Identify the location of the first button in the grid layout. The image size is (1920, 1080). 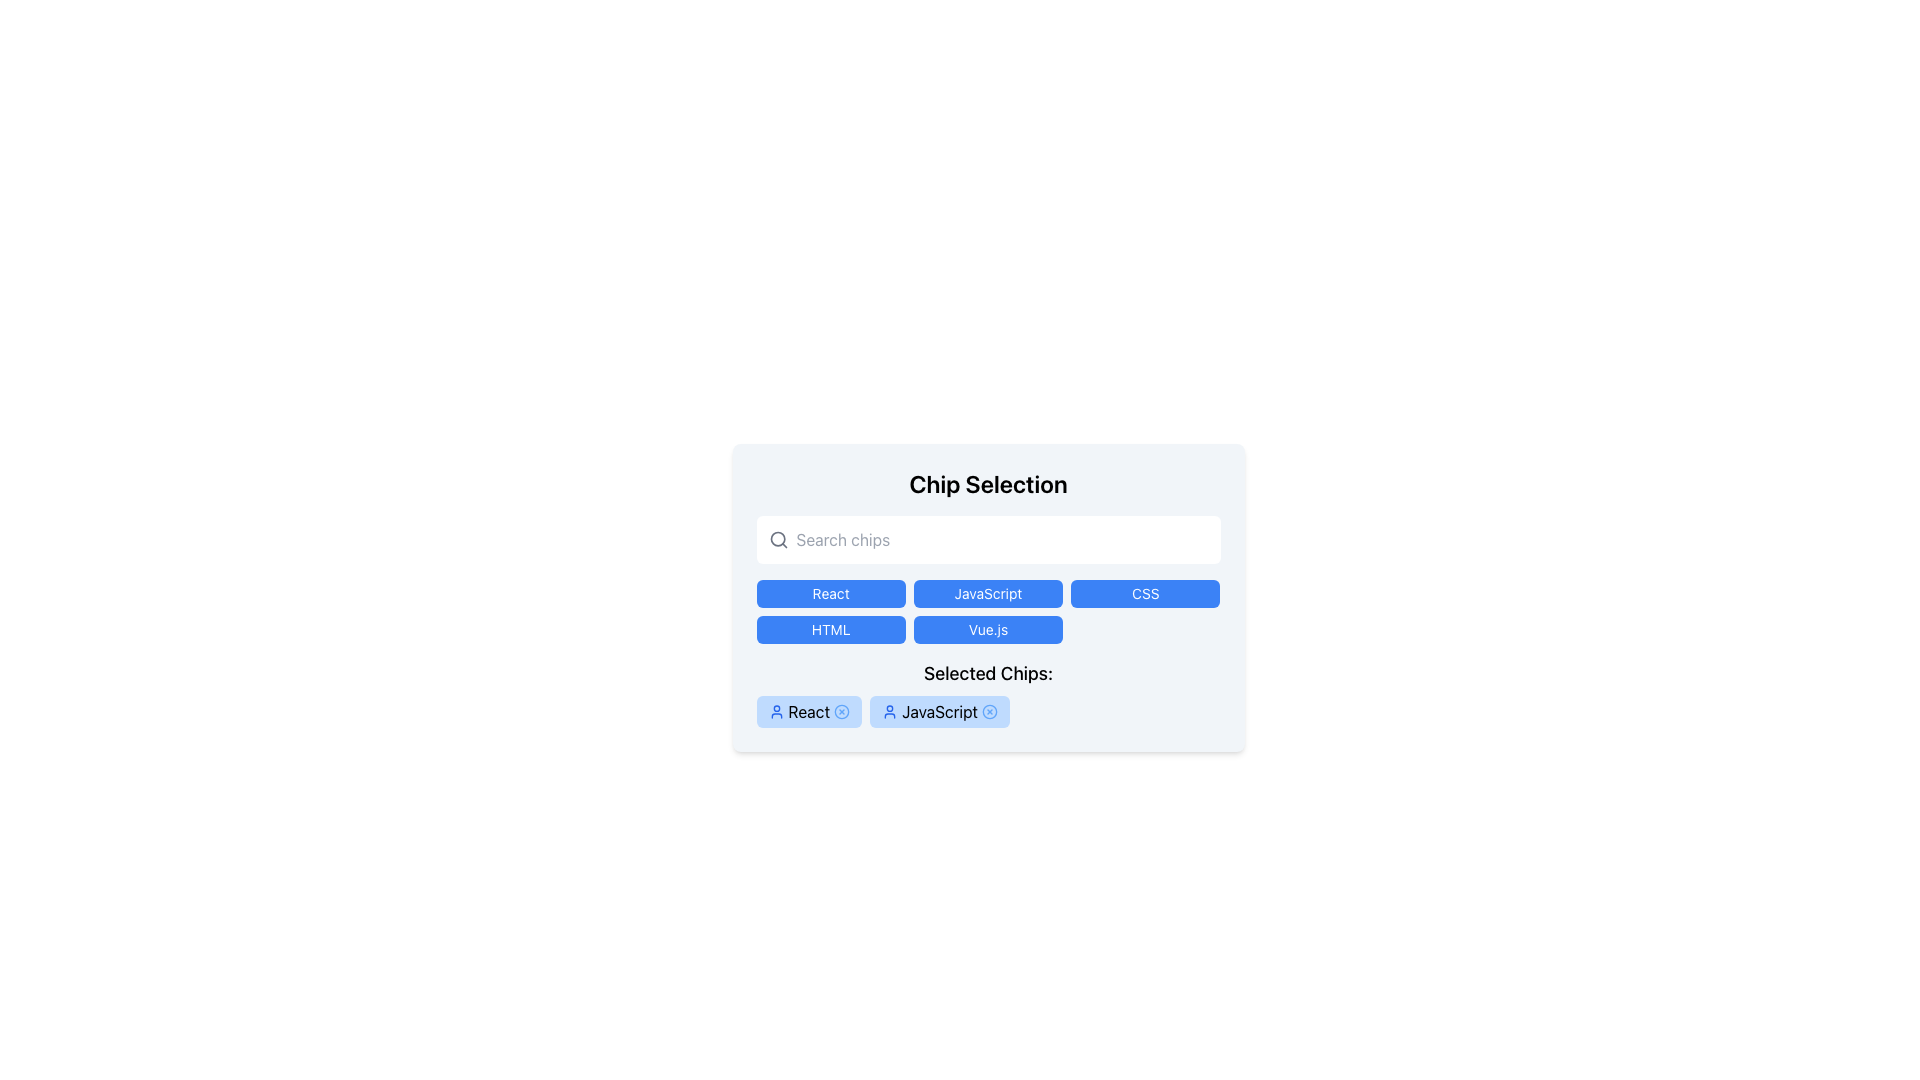
(831, 593).